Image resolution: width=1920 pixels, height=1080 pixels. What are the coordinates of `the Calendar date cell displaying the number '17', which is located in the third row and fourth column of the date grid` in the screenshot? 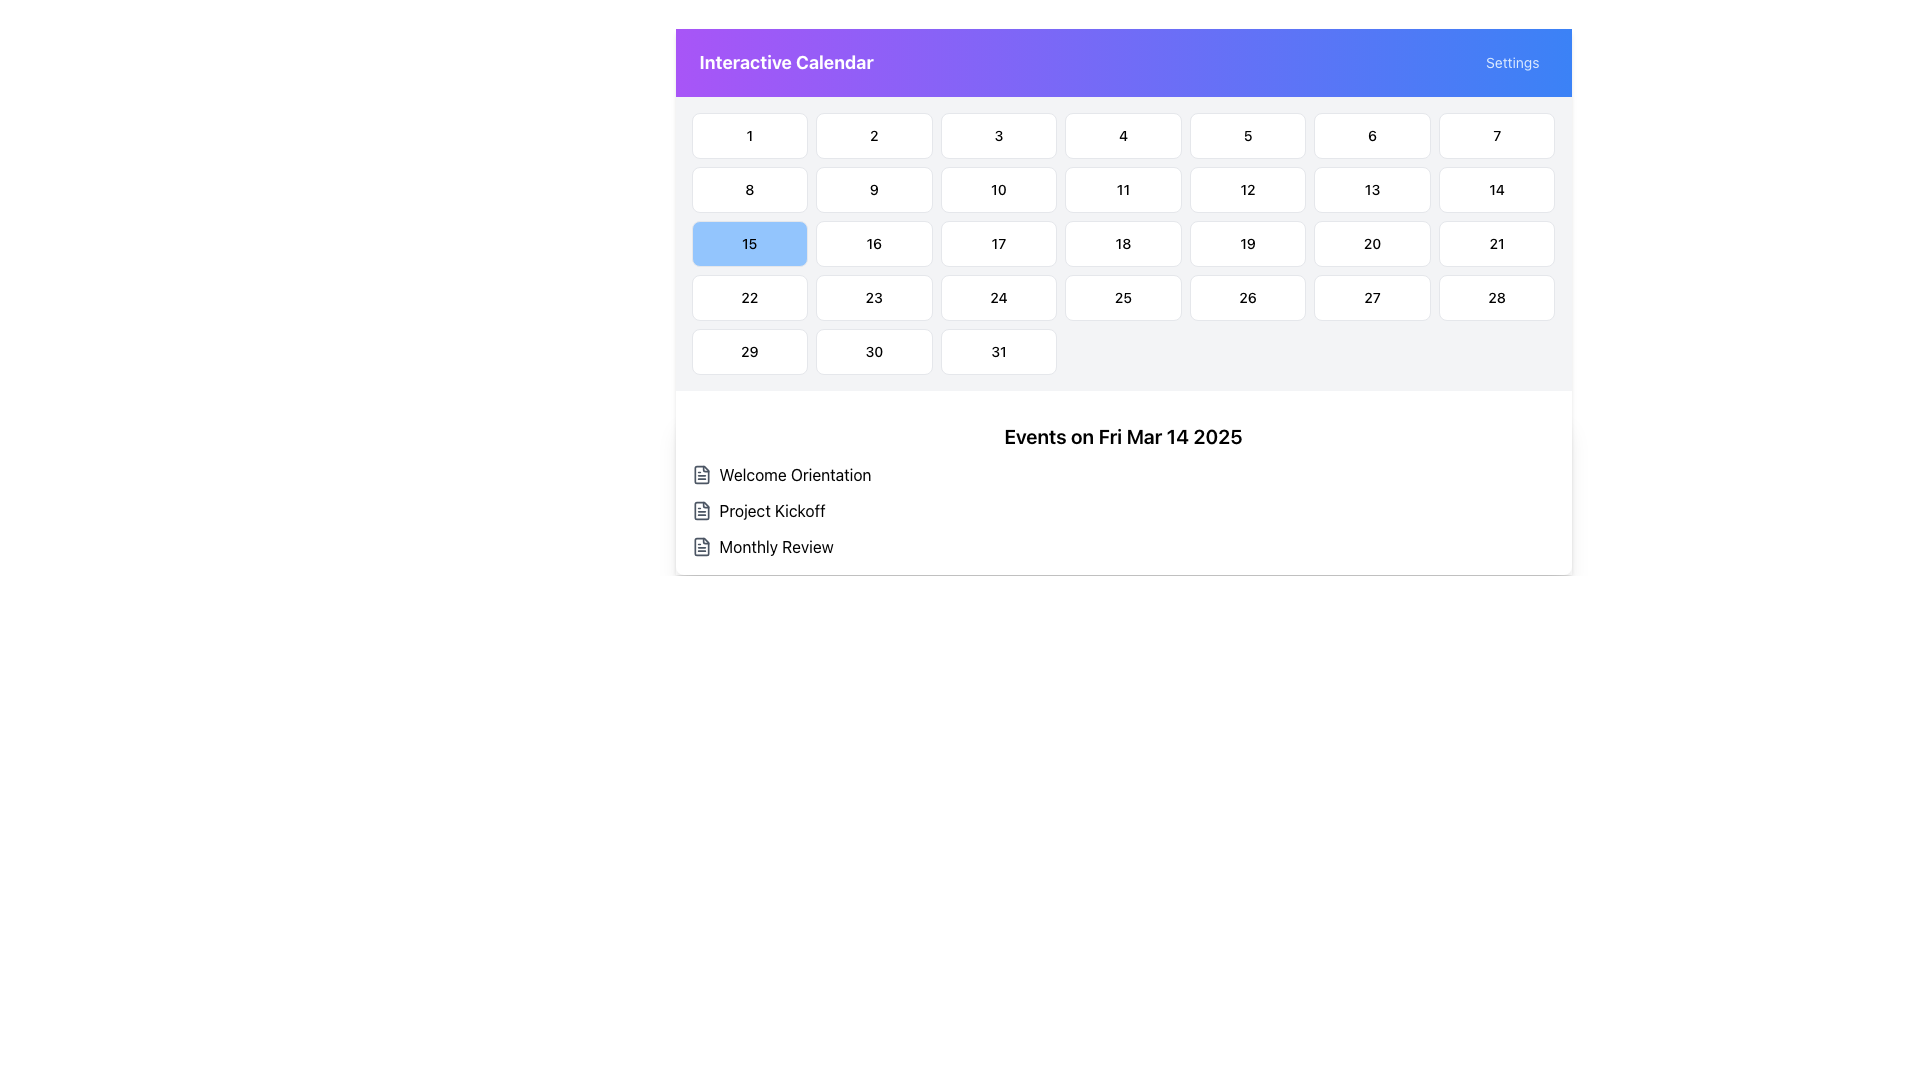 It's located at (998, 242).